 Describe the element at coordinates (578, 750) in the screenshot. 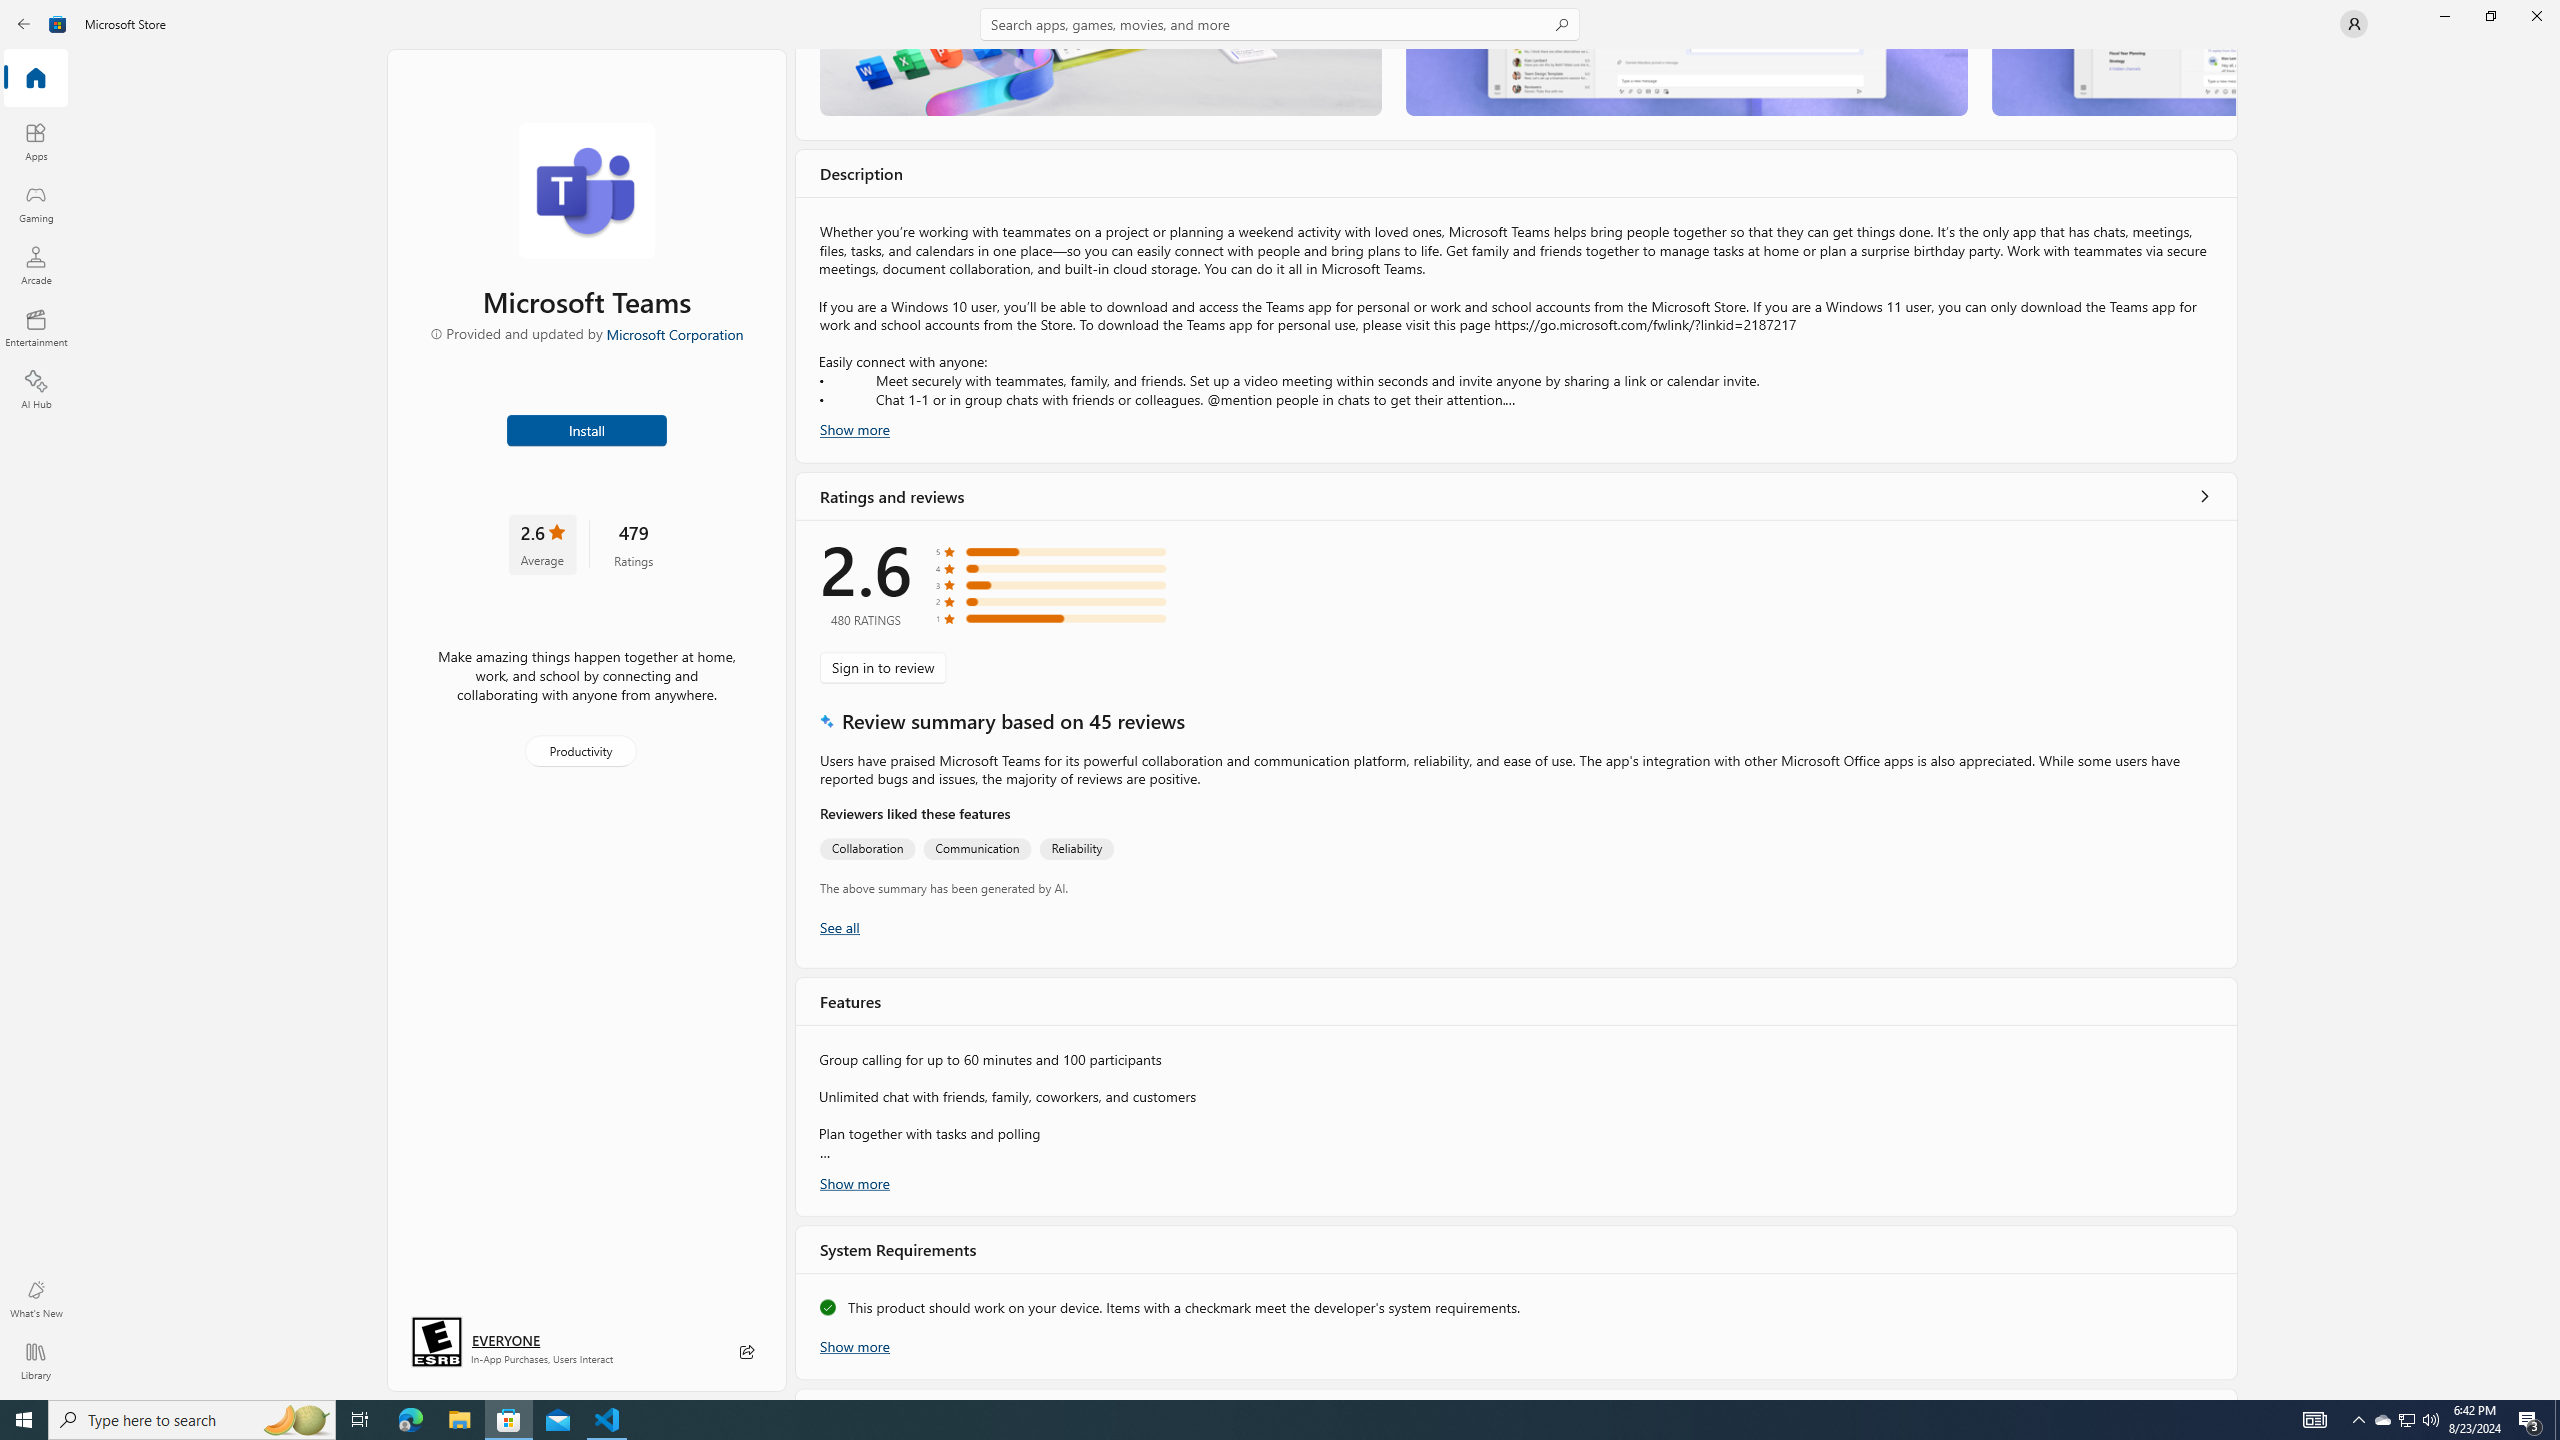

I see `'Productivity'` at that location.